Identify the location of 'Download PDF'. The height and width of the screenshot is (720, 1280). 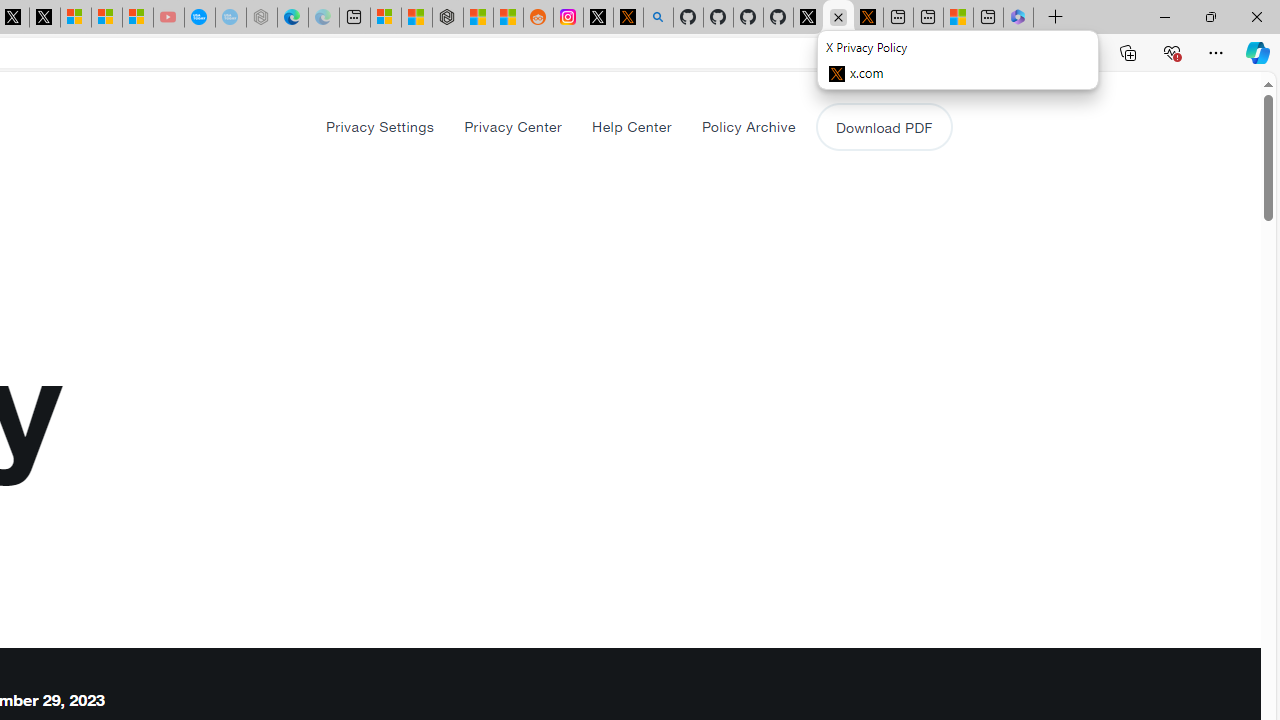
(883, 127).